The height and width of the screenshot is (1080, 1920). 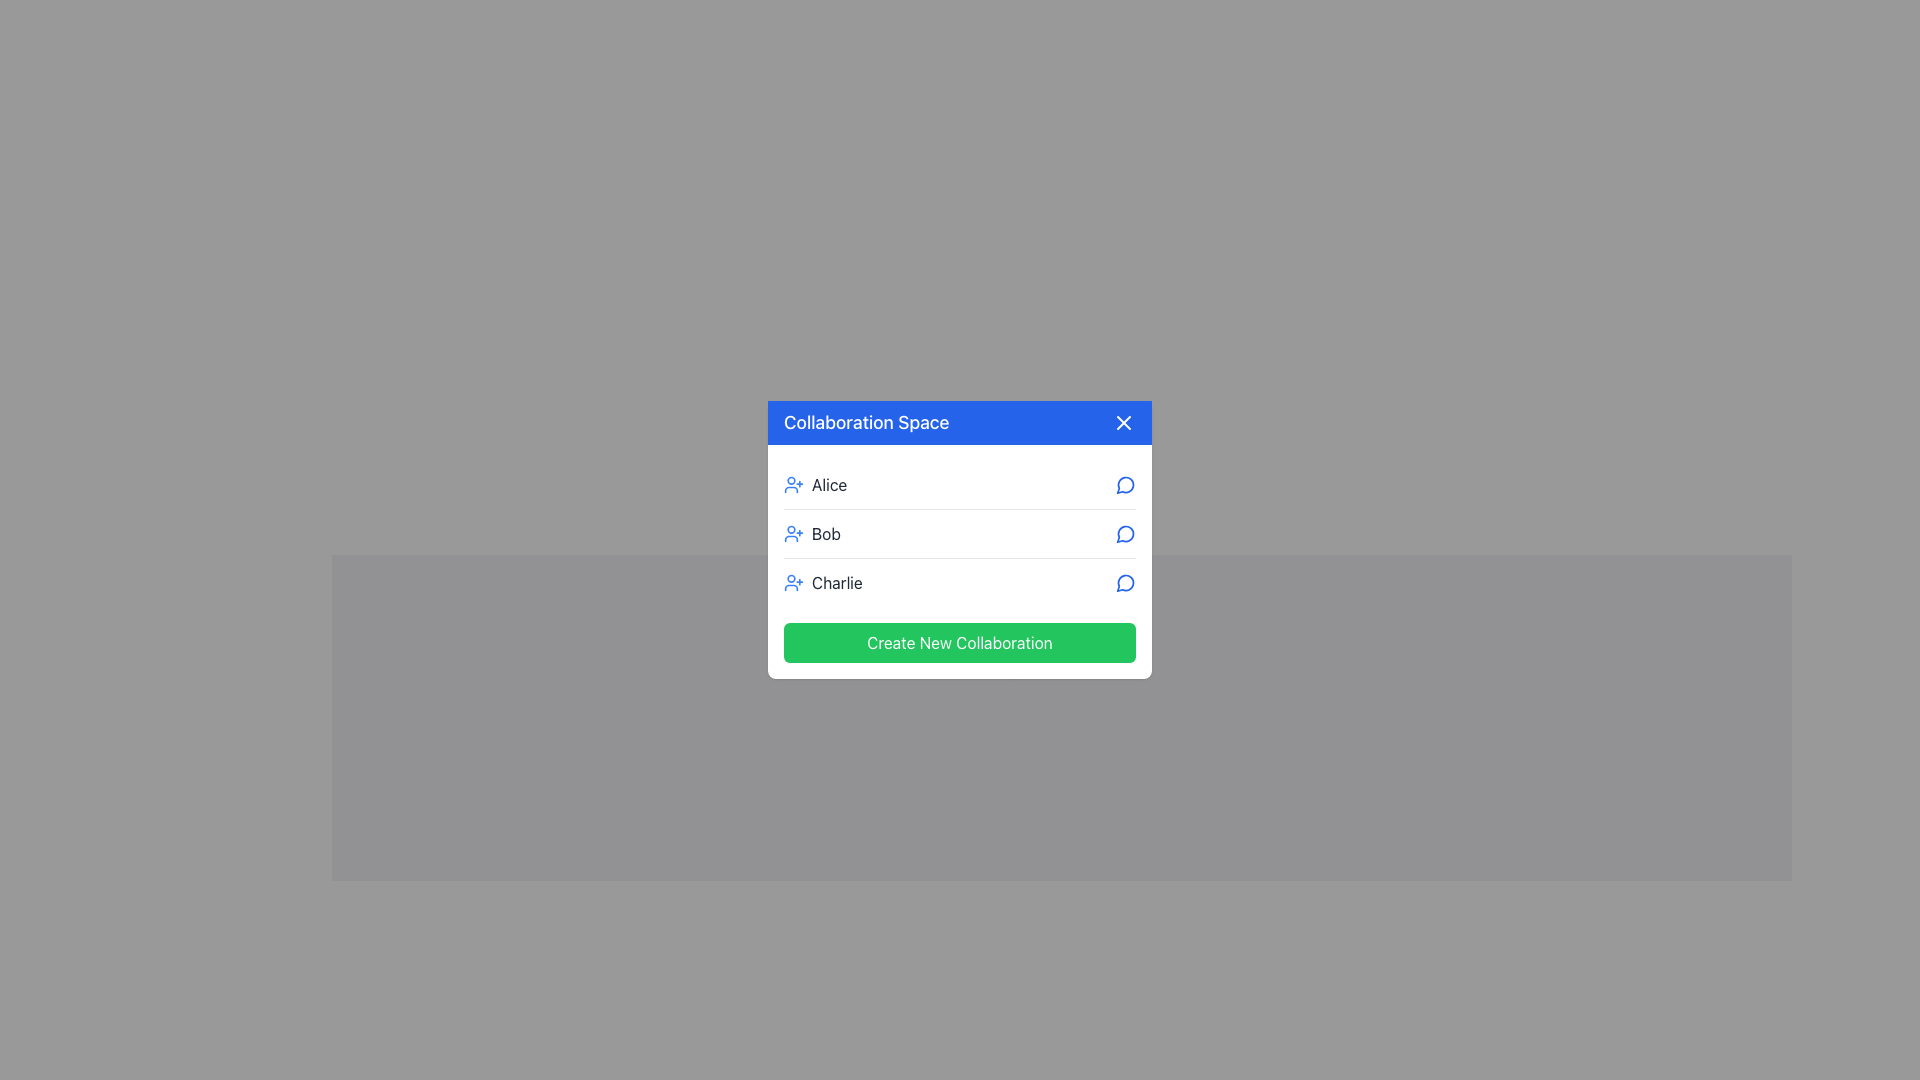 I want to click on the interactive messaging button located to the right of the list item labeled 'Bob' in the 'Collaboration Space' panel, so click(x=1126, y=532).